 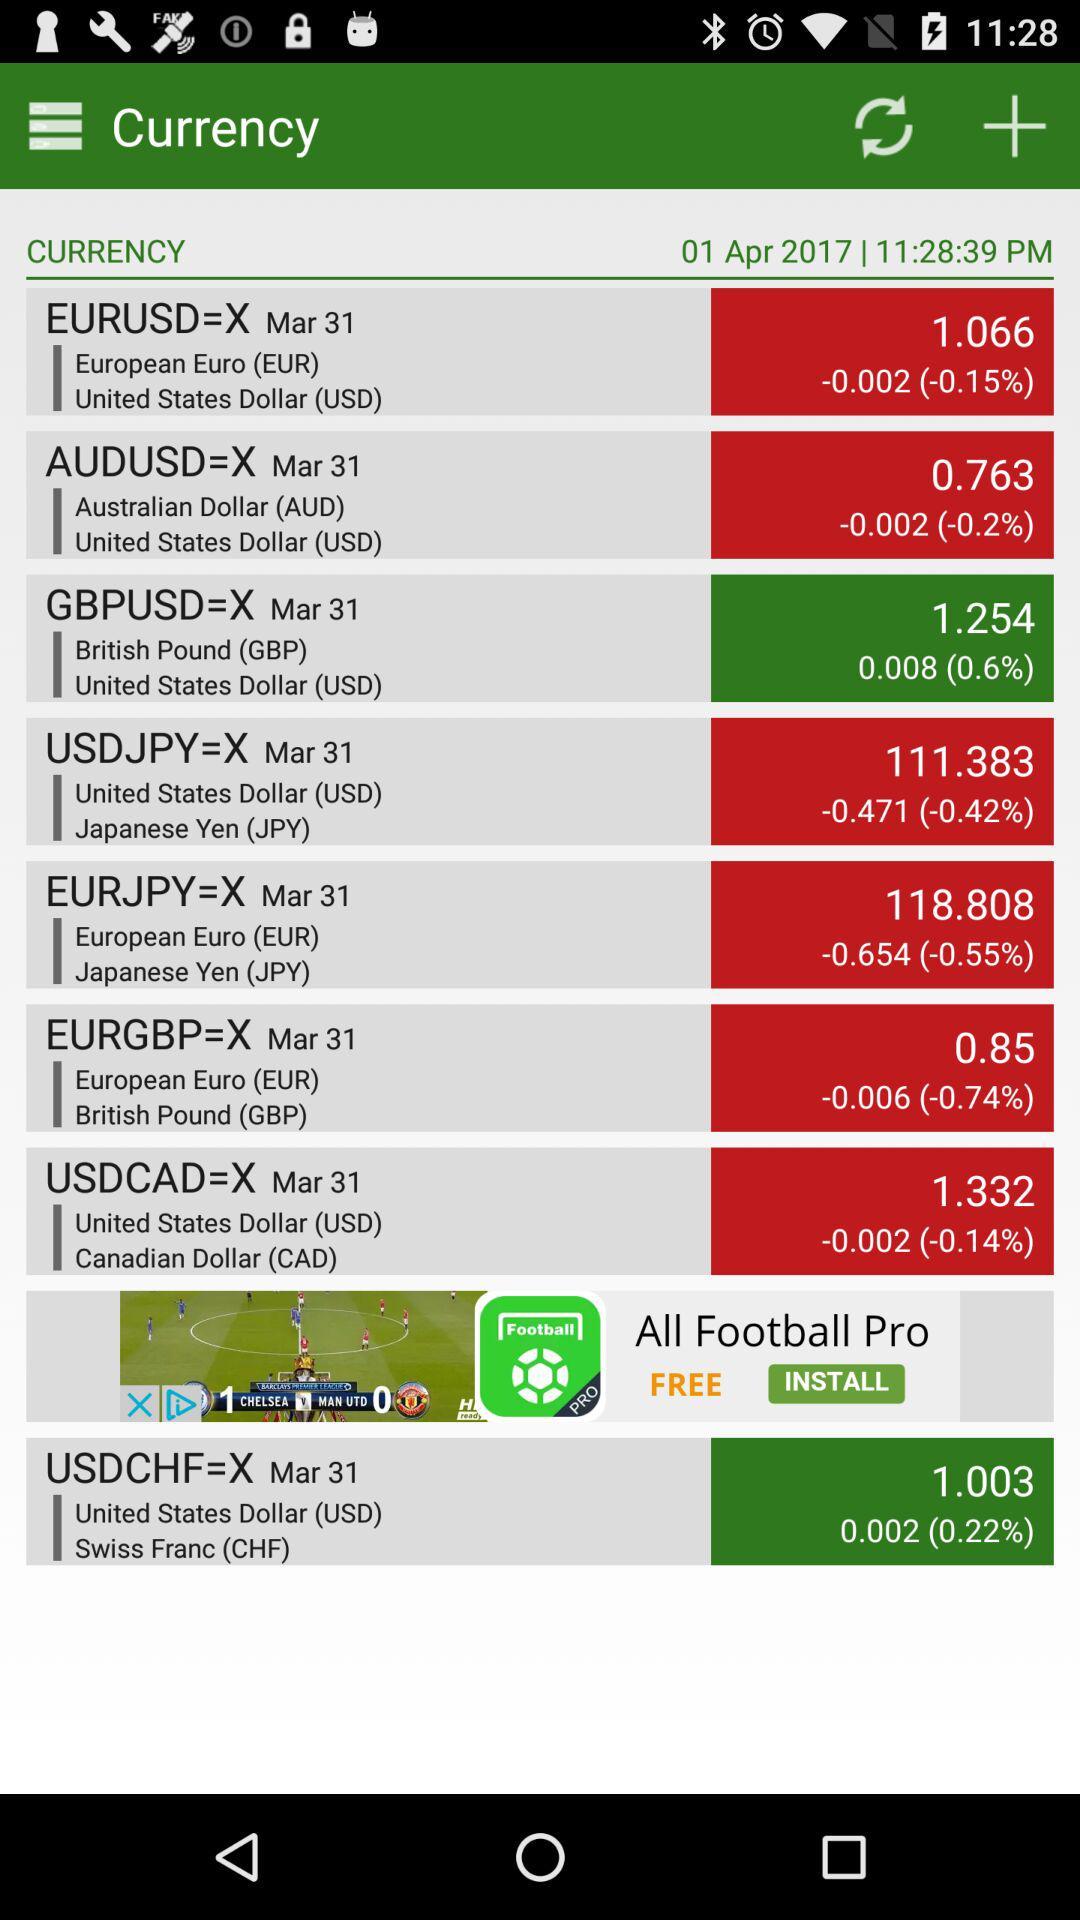 What do you see at coordinates (882, 124) in the screenshot?
I see `reload the page` at bounding box center [882, 124].